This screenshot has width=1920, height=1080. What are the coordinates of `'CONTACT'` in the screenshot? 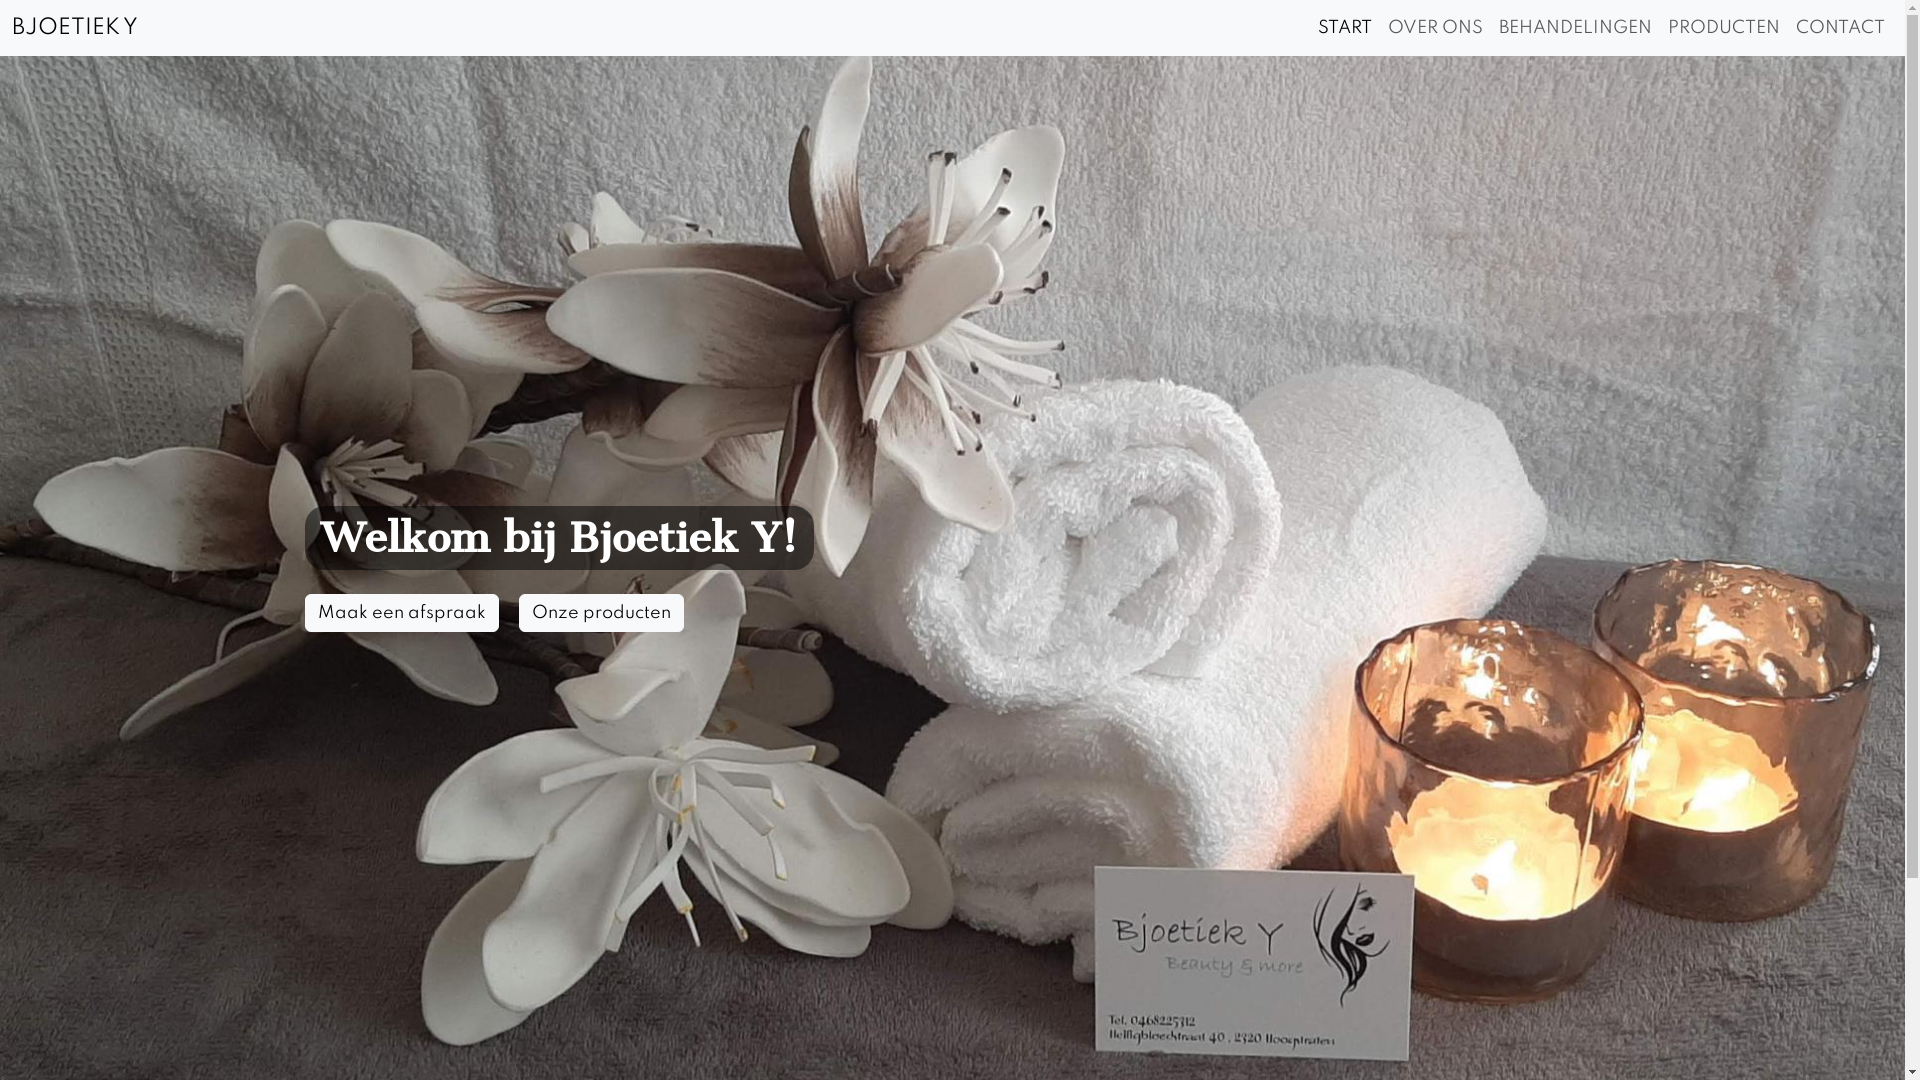 It's located at (1788, 27).